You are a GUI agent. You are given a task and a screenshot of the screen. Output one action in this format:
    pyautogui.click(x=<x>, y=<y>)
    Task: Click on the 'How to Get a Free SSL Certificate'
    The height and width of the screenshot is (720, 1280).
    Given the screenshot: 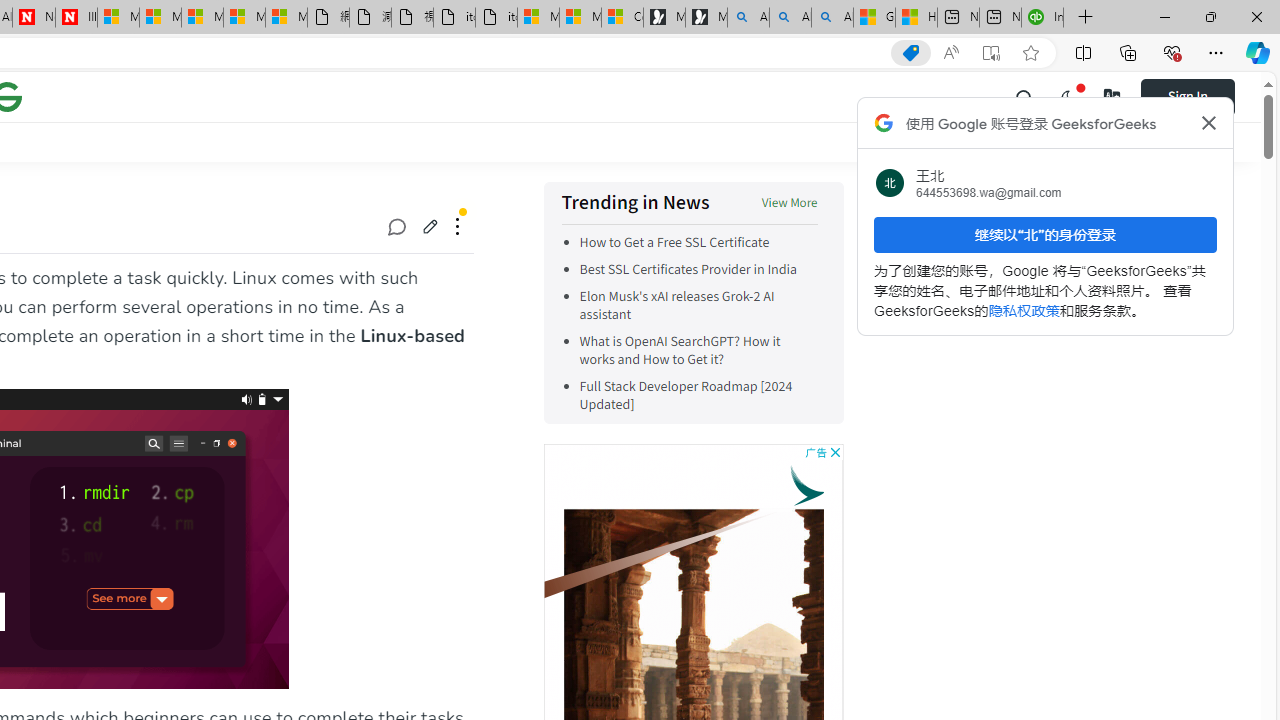 What is the action you would take?
    pyautogui.click(x=674, y=242)
    